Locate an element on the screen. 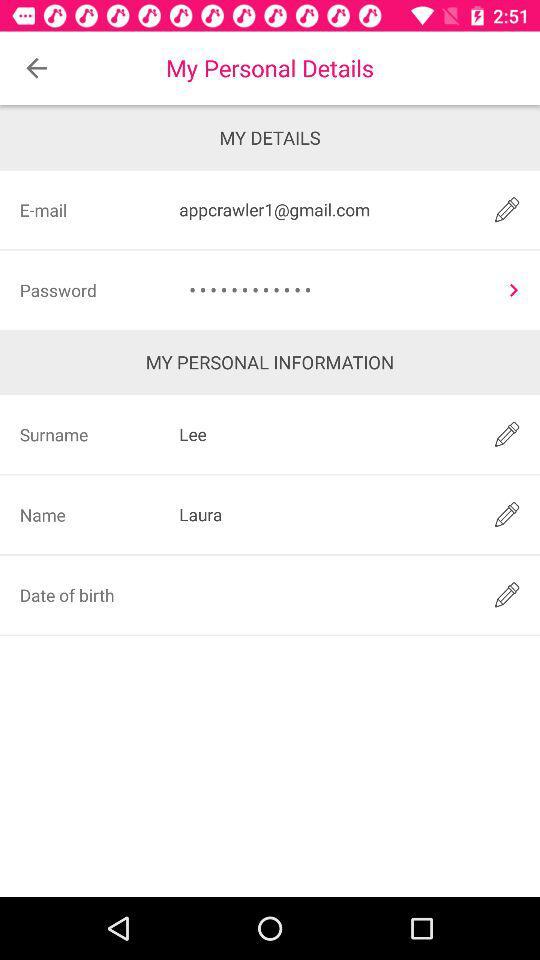  edit option is located at coordinates (507, 594).